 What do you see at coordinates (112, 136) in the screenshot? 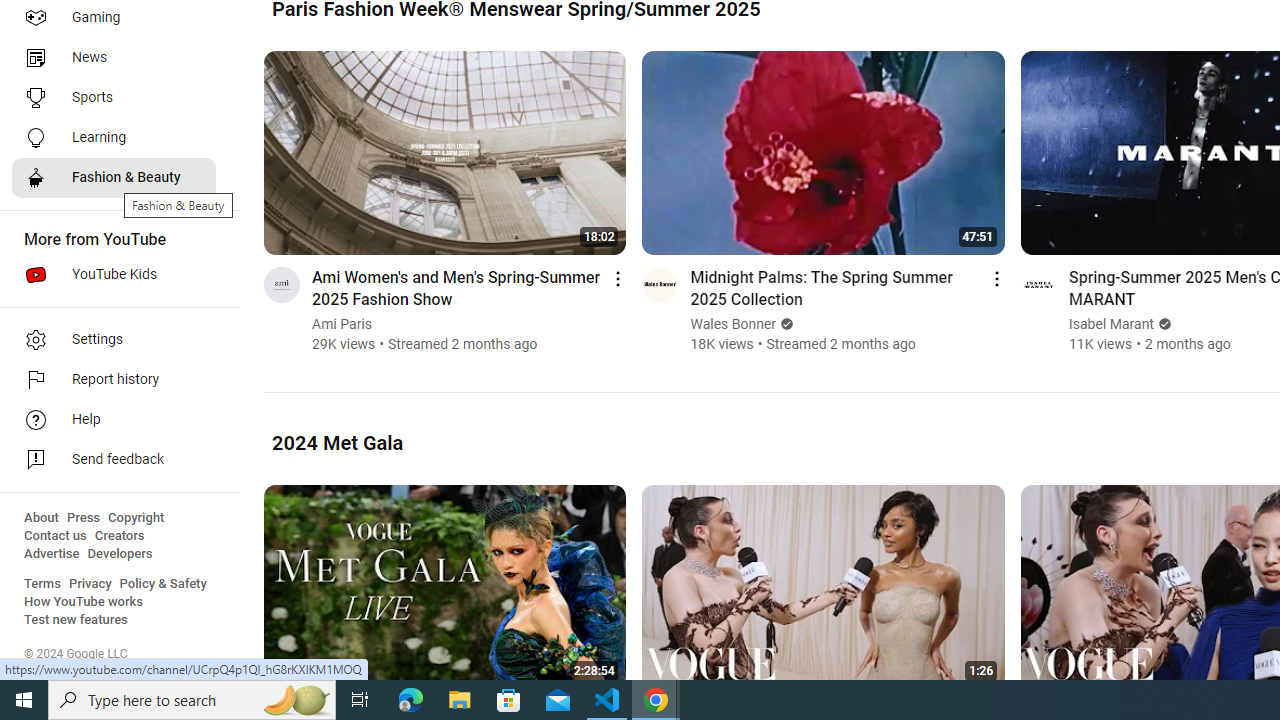
I see `'Learning'` at bounding box center [112, 136].